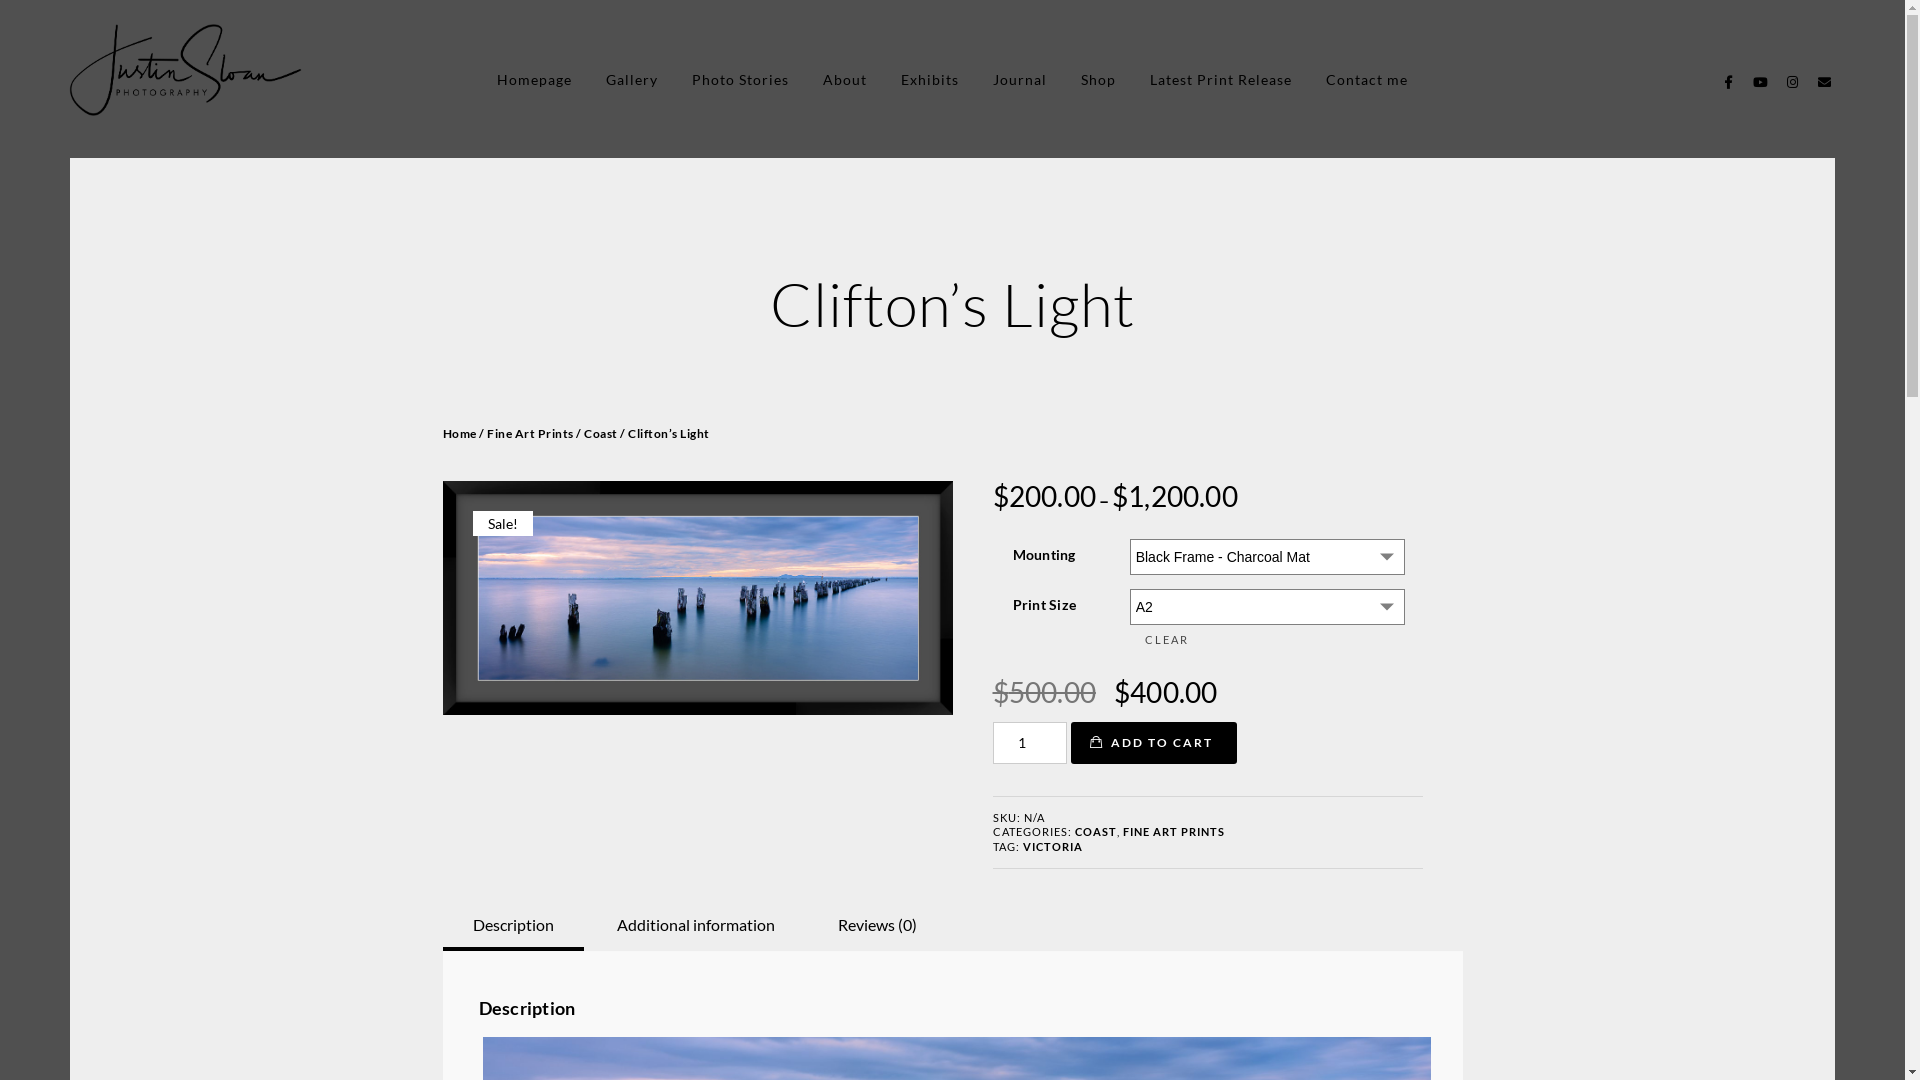 The width and height of the screenshot is (1920, 1080). Describe the element at coordinates (1265, 640) in the screenshot. I see `'CLEAR'` at that location.